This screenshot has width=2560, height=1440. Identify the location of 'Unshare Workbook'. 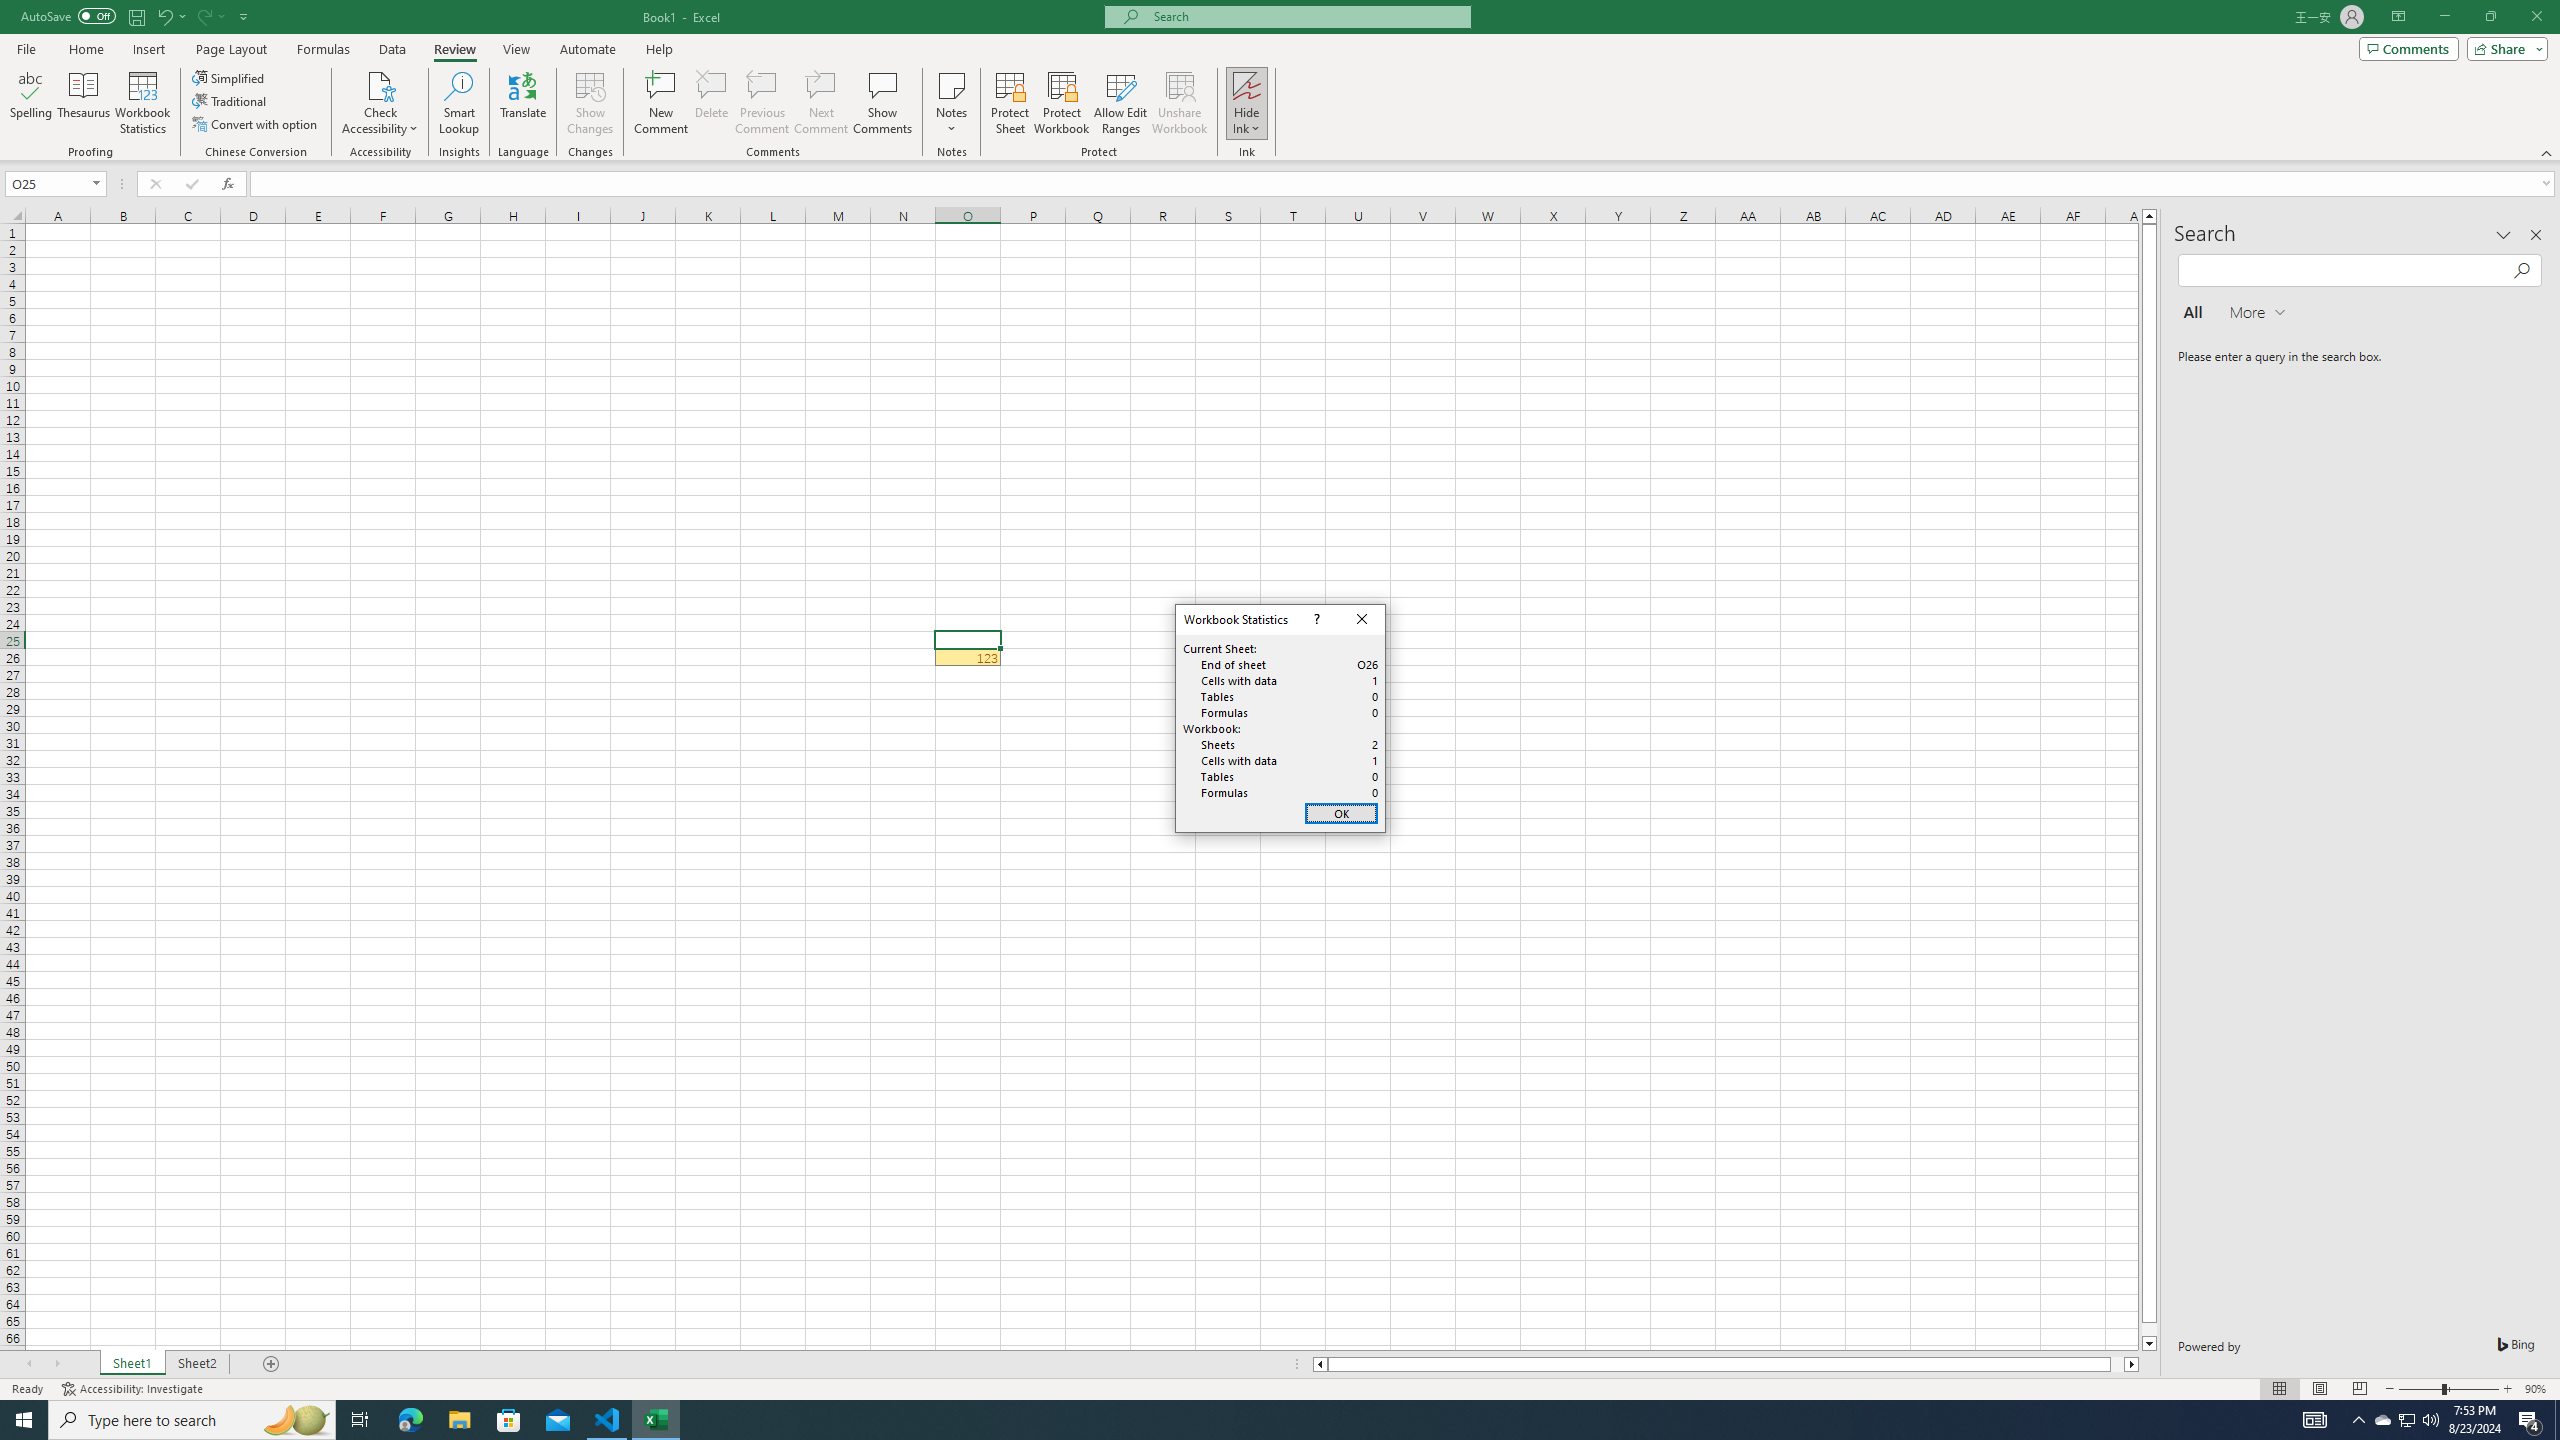
(1179, 103).